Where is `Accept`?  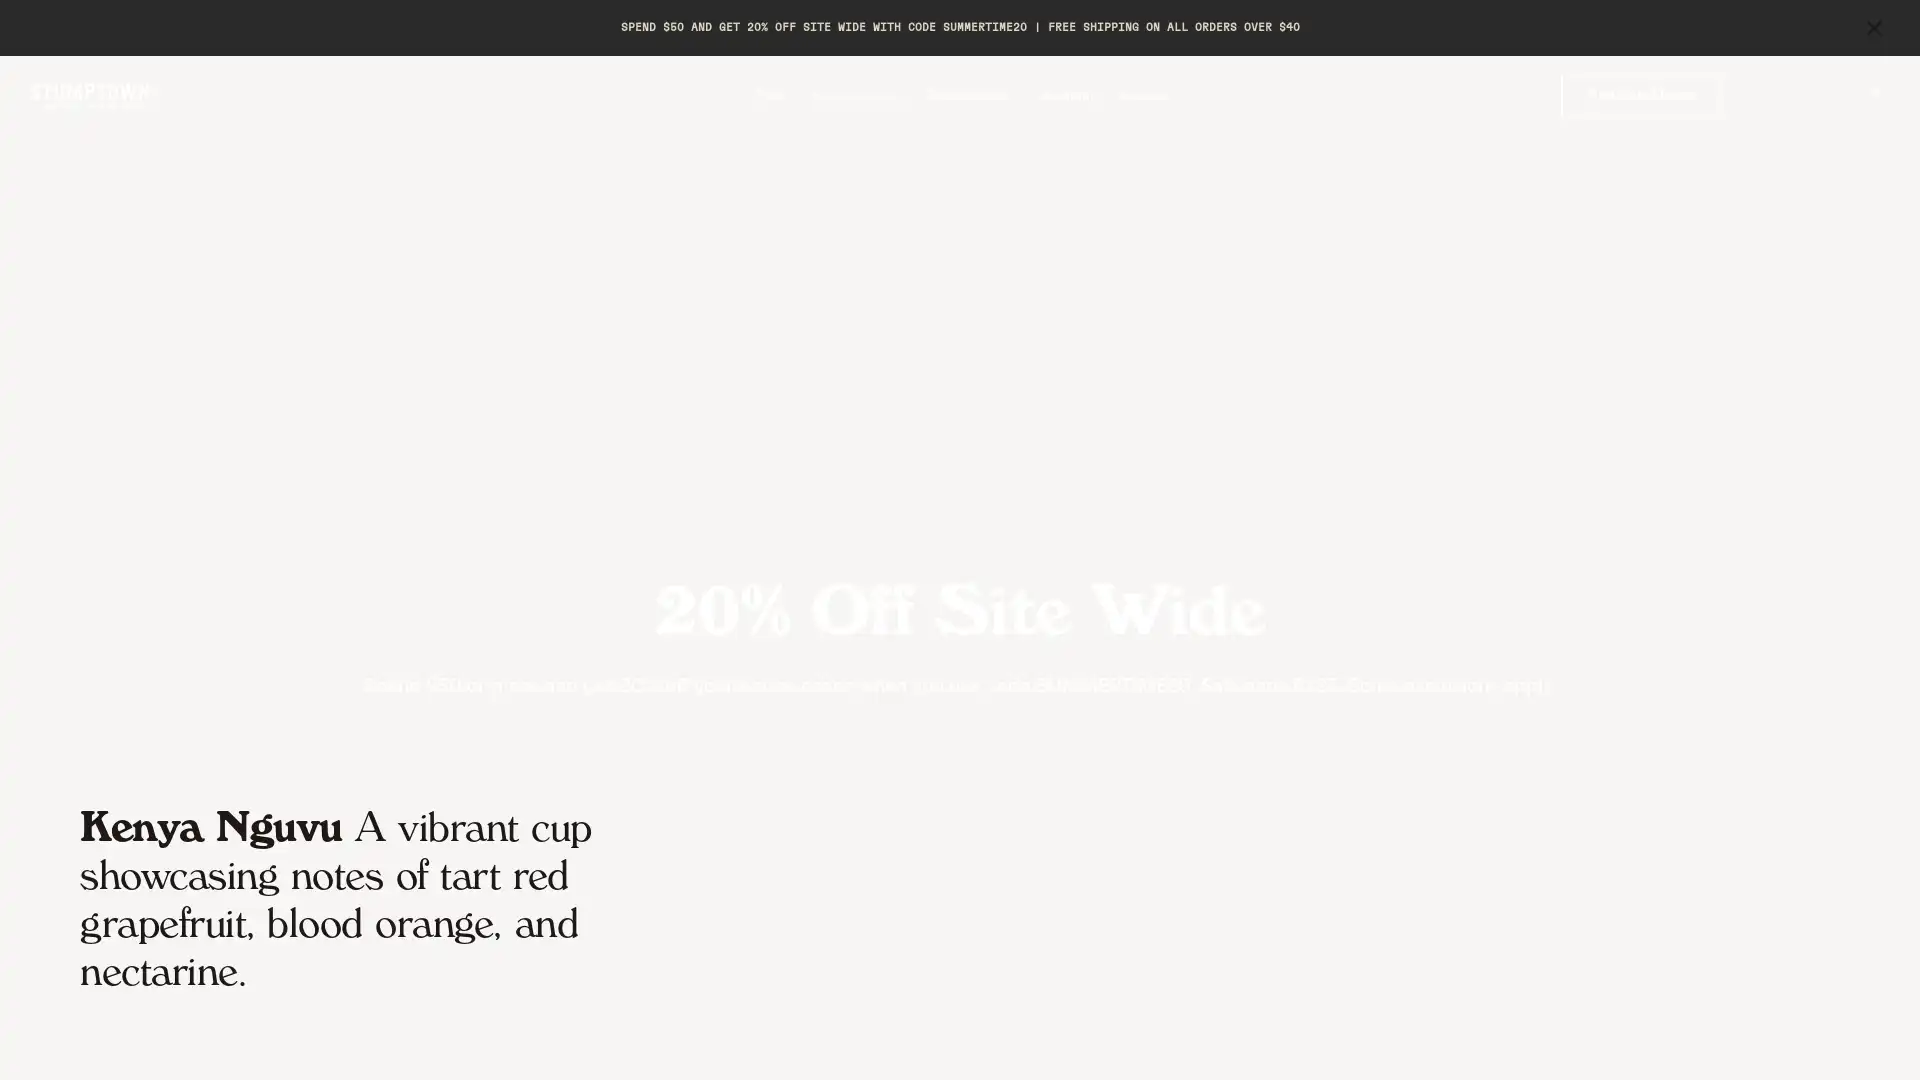 Accept is located at coordinates (1828, 1052).